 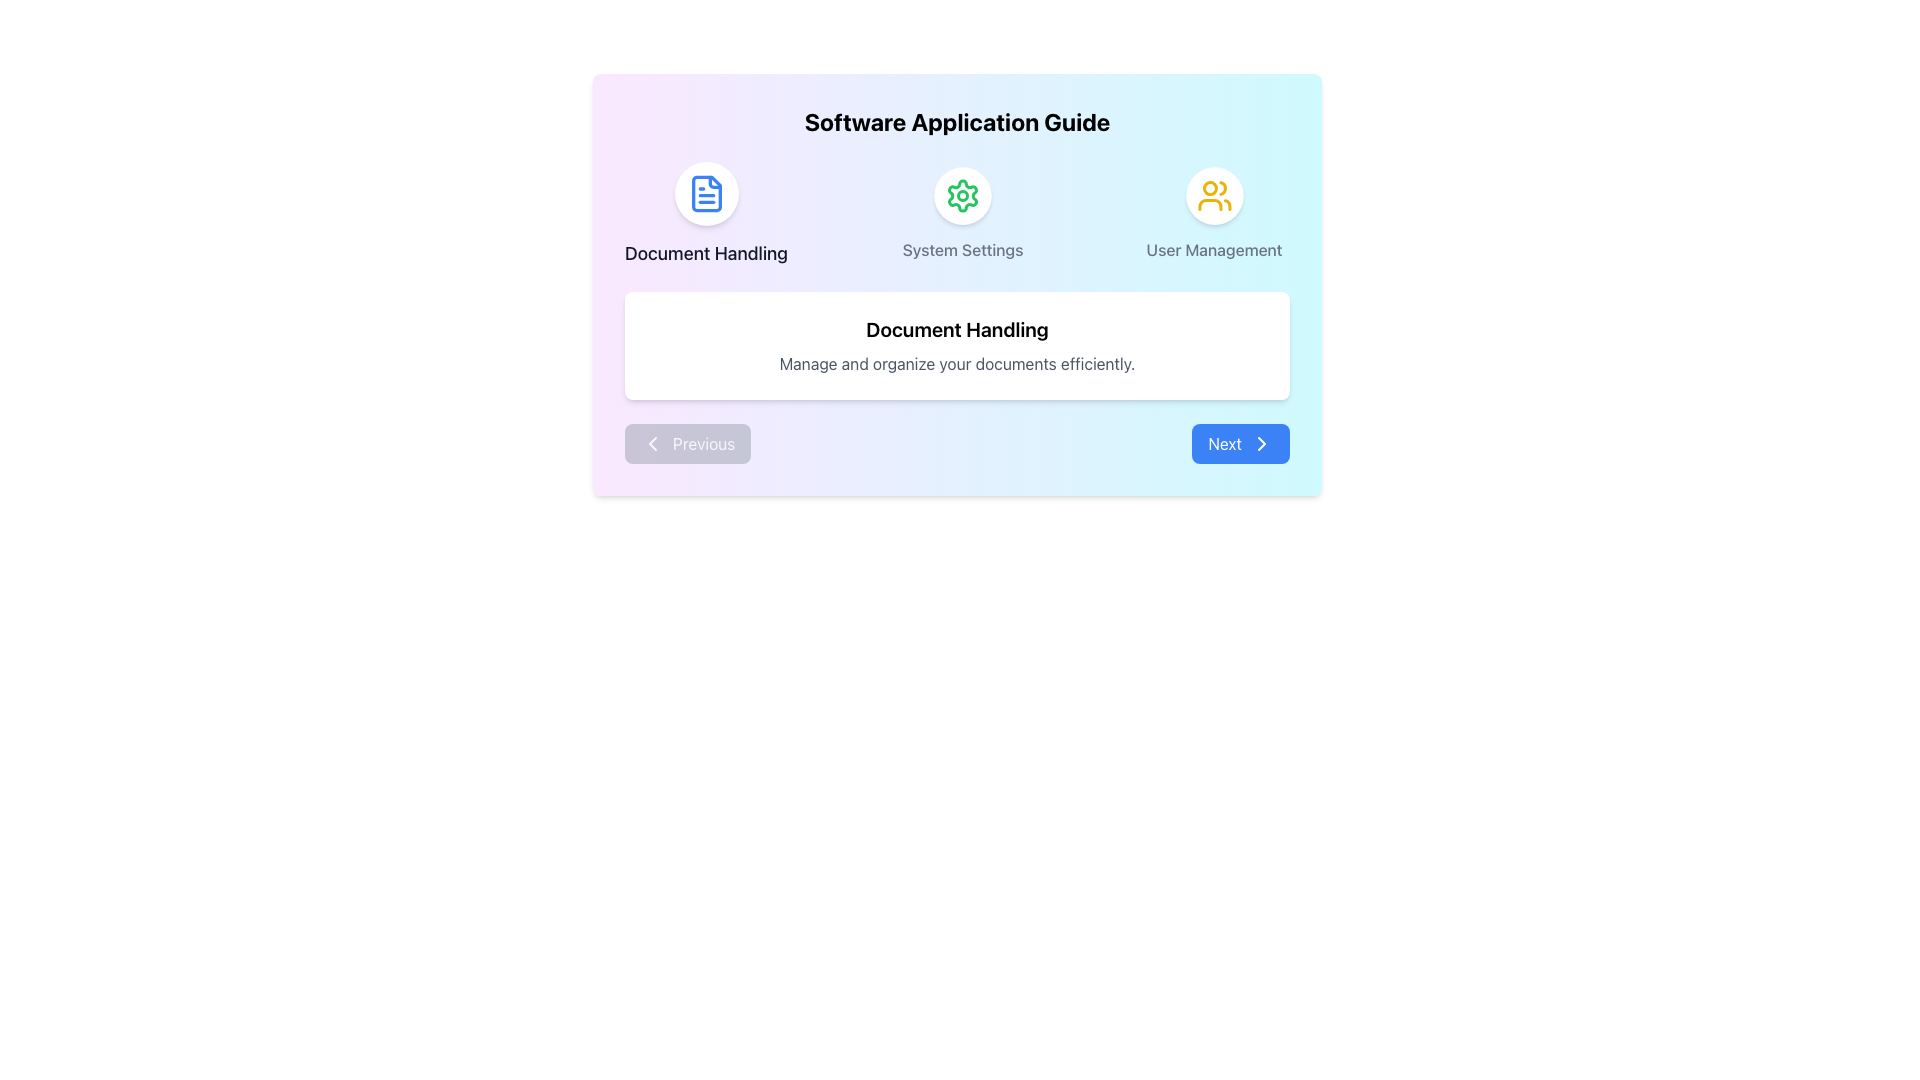 I want to click on the 'System Settings' label, which is centrally positioned beneath the green gear icon and flanked by 'Document Handling' and 'User Management' labels, so click(x=963, y=249).